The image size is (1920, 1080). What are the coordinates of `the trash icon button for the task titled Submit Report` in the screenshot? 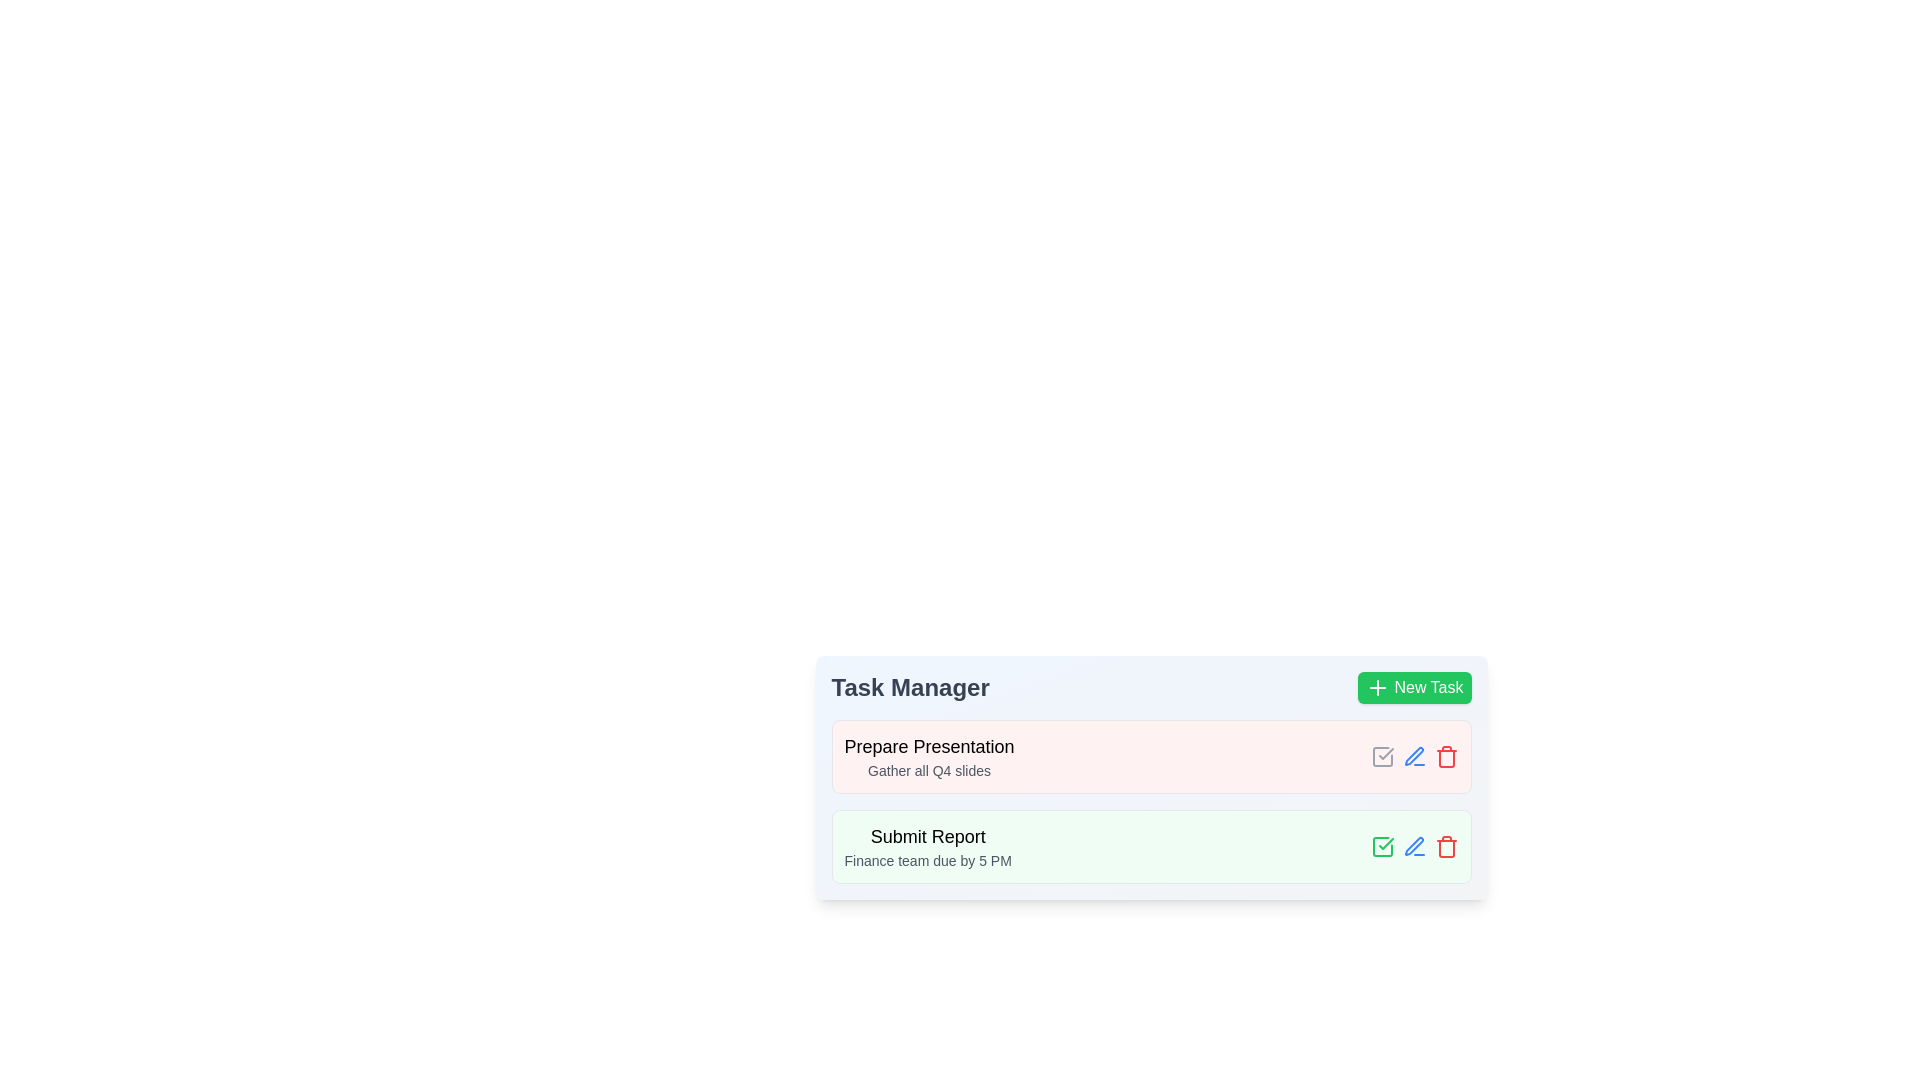 It's located at (1446, 847).